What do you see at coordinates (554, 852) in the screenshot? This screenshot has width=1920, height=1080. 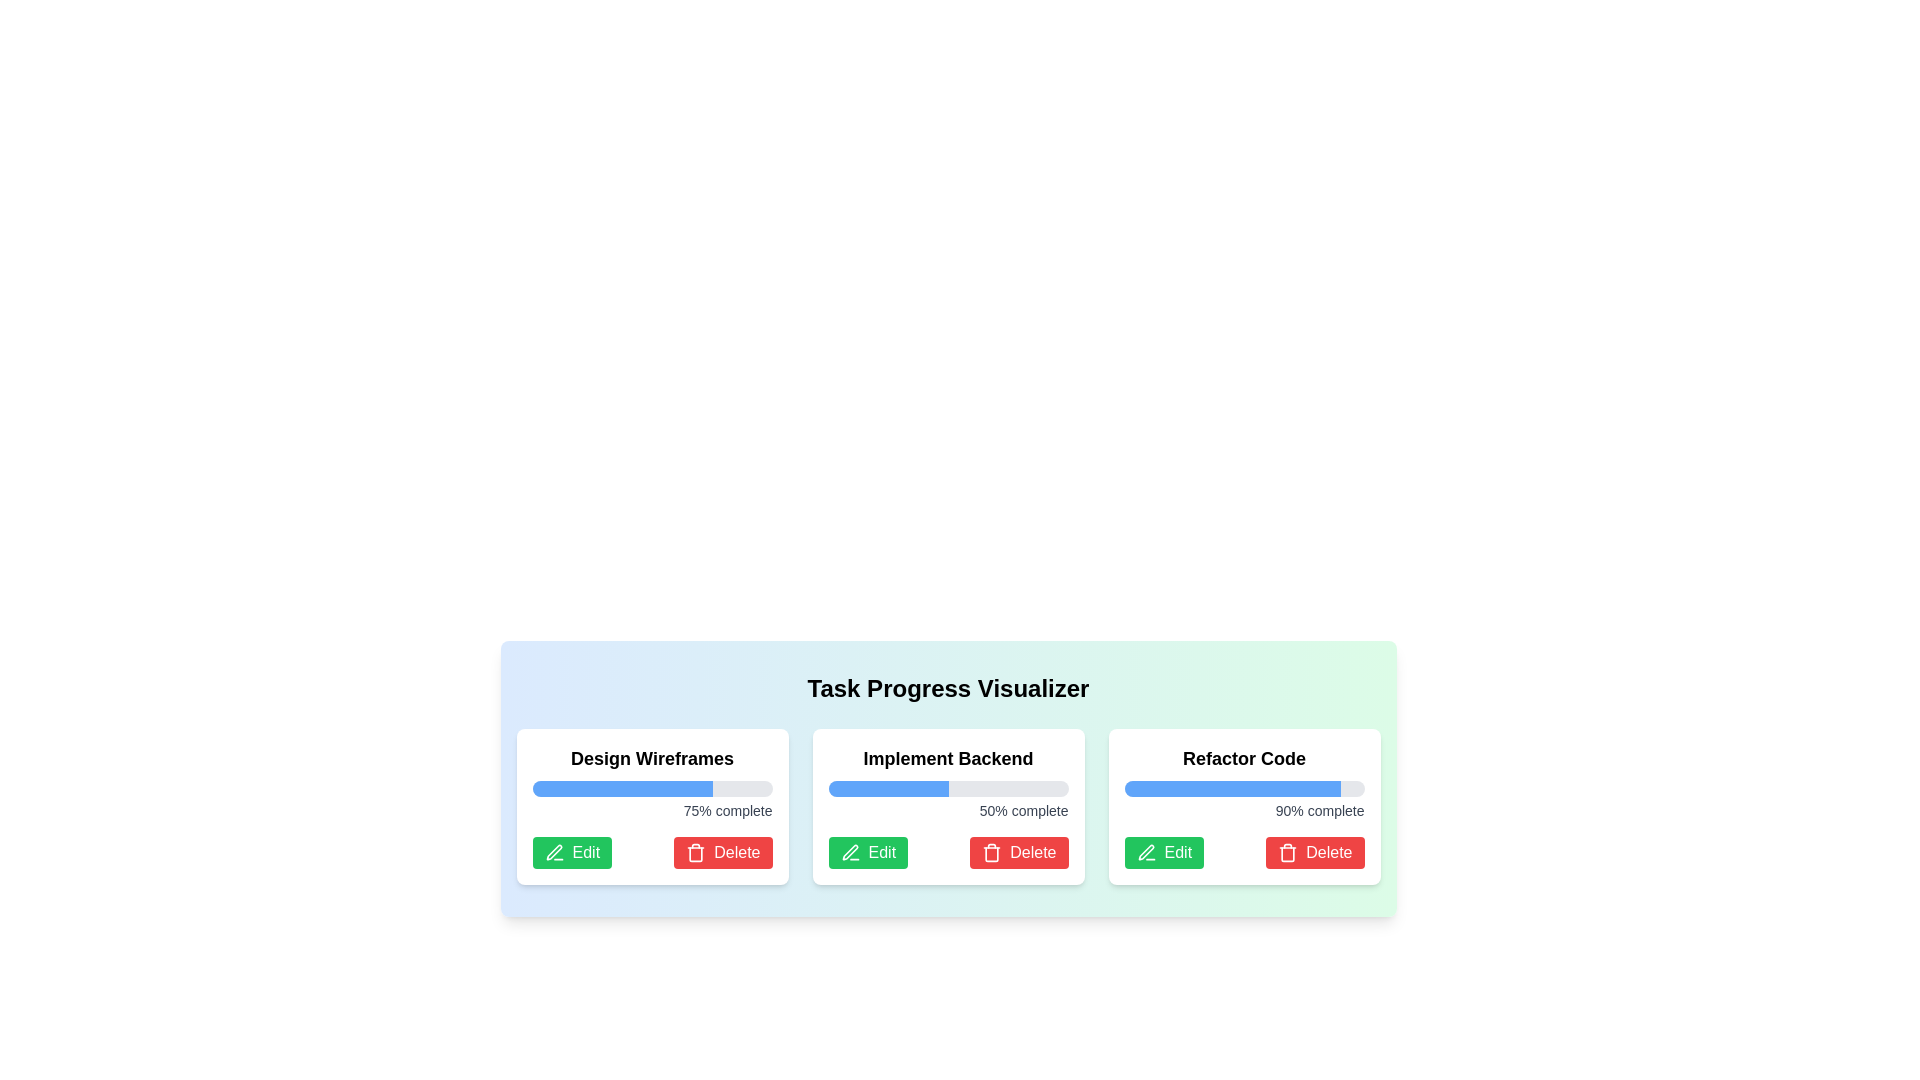 I see `the green pen icon that signifies the edit function, which is part of the 'Edit' button located` at bounding box center [554, 852].